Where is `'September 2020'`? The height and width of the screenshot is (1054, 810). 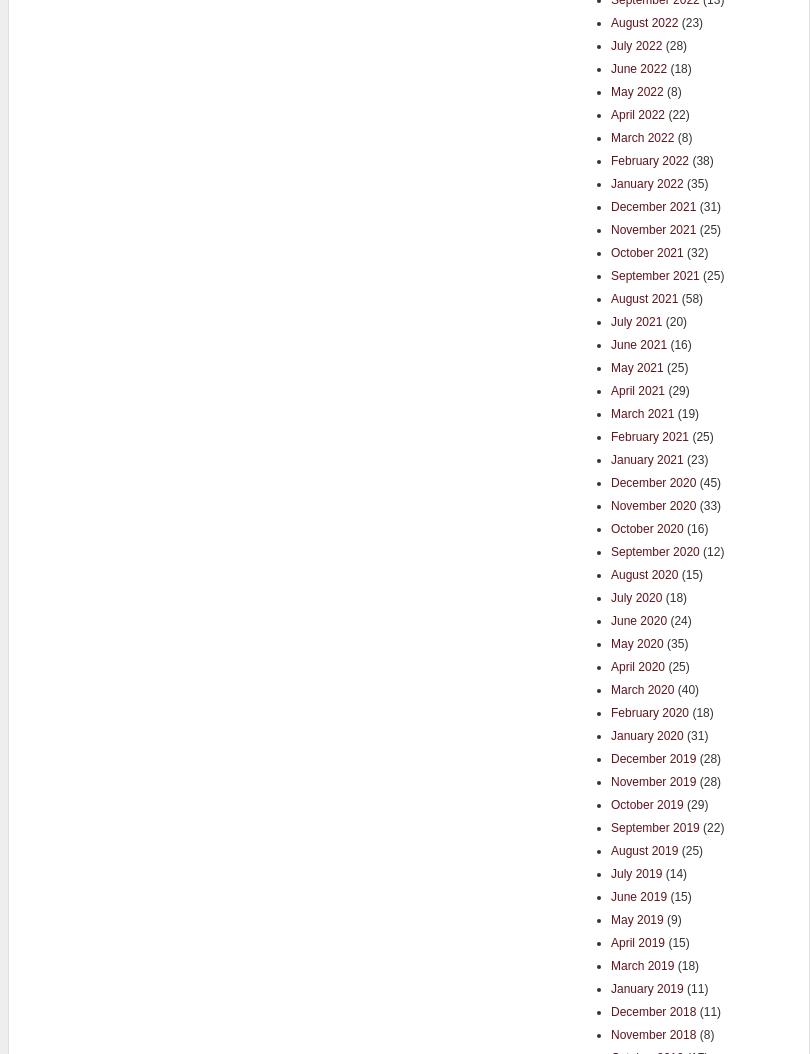
'September 2020' is located at coordinates (653, 551).